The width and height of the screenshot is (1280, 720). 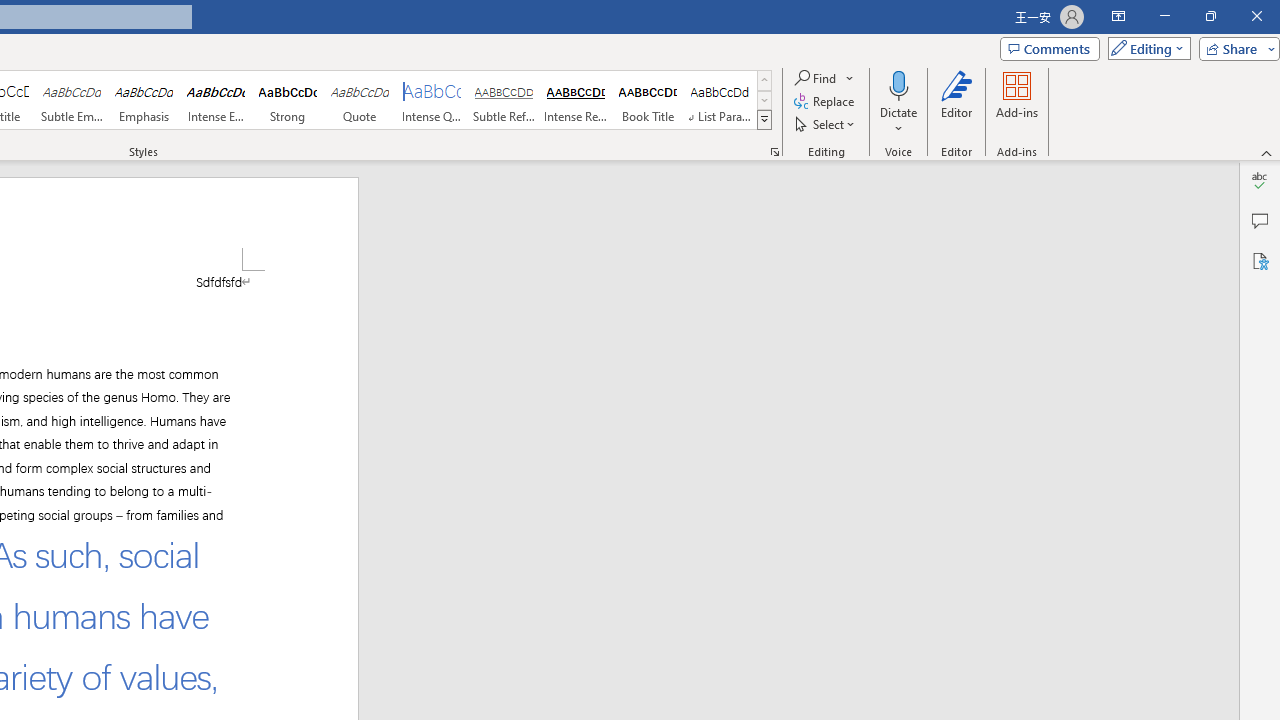 I want to click on 'Row Down', so click(x=763, y=100).